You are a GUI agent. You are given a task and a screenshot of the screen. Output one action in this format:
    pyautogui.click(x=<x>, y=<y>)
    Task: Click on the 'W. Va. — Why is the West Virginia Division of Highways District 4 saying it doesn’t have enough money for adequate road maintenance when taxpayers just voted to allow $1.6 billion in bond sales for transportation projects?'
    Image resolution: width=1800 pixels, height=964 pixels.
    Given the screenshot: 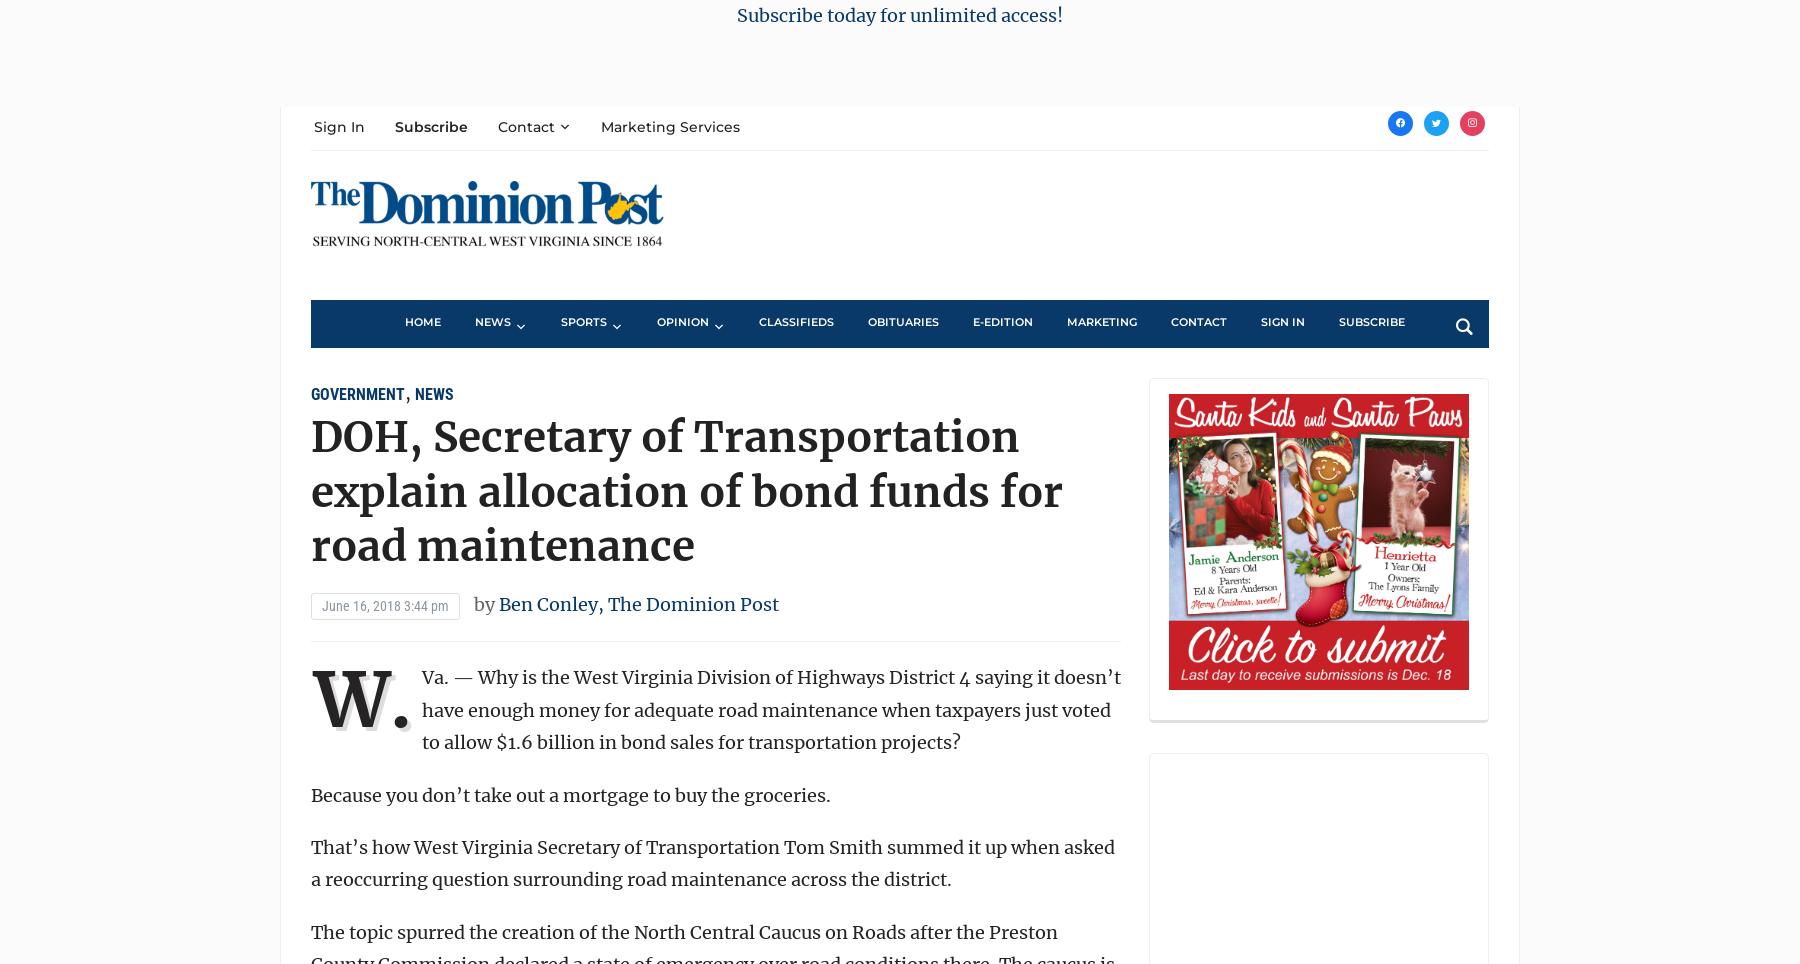 What is the action you would take?
    pyautogui.click(x=716, y=703)
    